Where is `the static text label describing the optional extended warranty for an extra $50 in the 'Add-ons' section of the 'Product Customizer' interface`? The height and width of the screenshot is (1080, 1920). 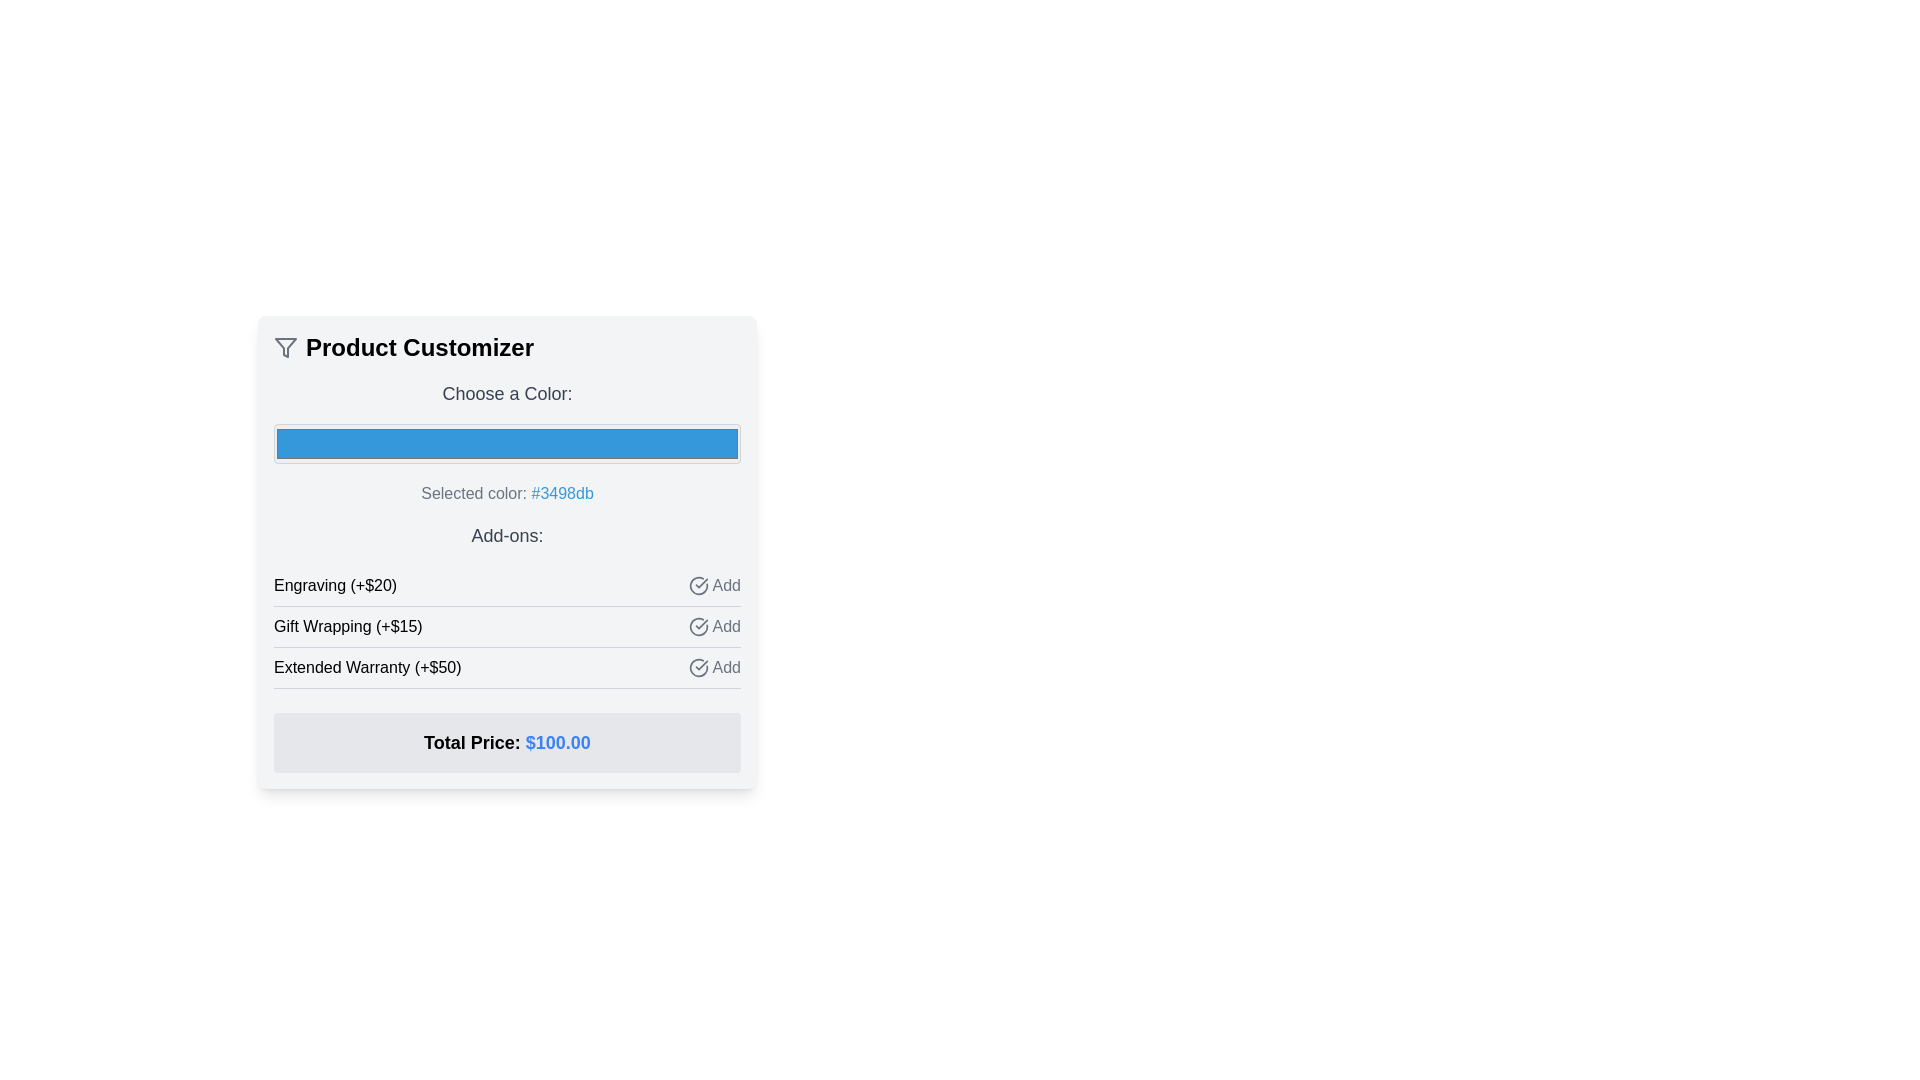 the static text label describing the optional extended warranty for an extra $50 in the 'Add-ons' section of the 'Product Customizer' interface is located at coordinates (367, 667).